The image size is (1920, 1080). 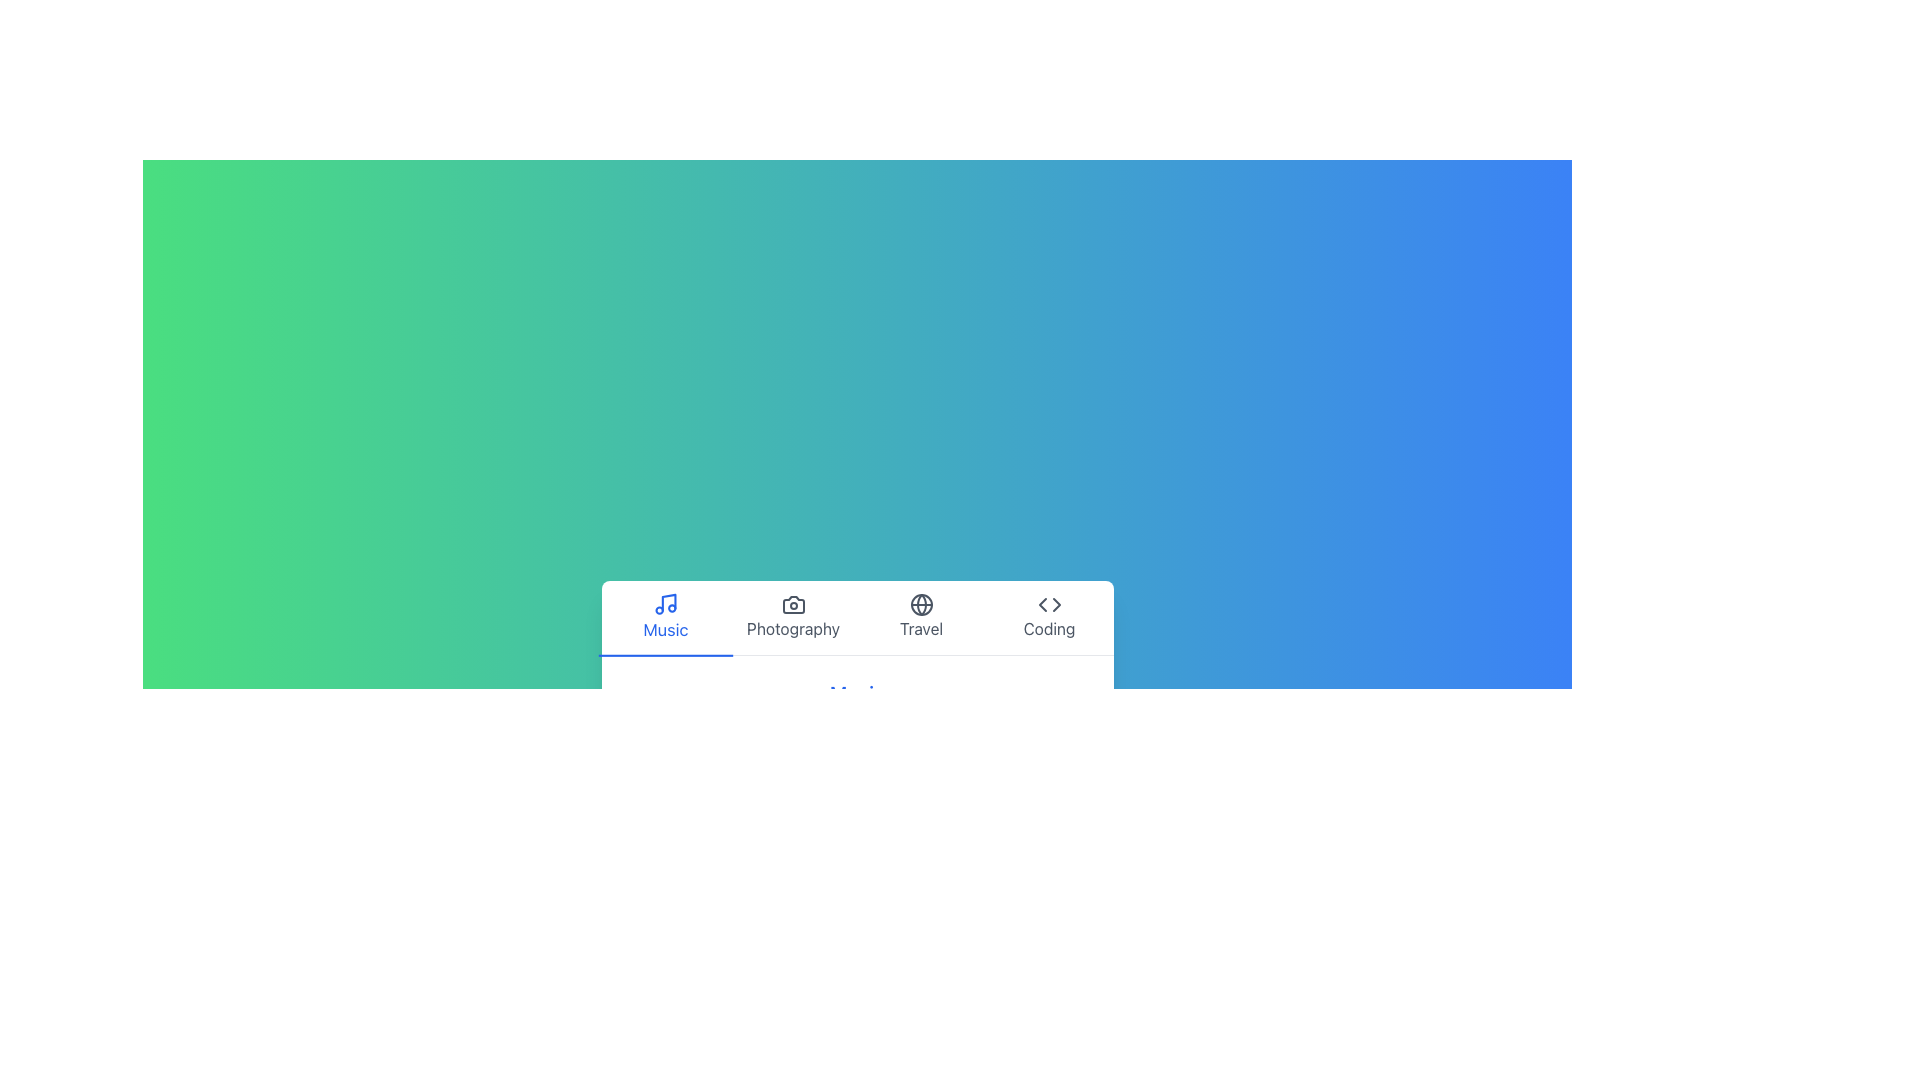 What do you see at coordinates (792, 627) in the screenshot?
I see `the 'Photography' label in the navigation menu located at the bottom of the interface, positioned below the camera icon and between the 'Music' and 'Travel' sections` at bounding box center [792, 627].